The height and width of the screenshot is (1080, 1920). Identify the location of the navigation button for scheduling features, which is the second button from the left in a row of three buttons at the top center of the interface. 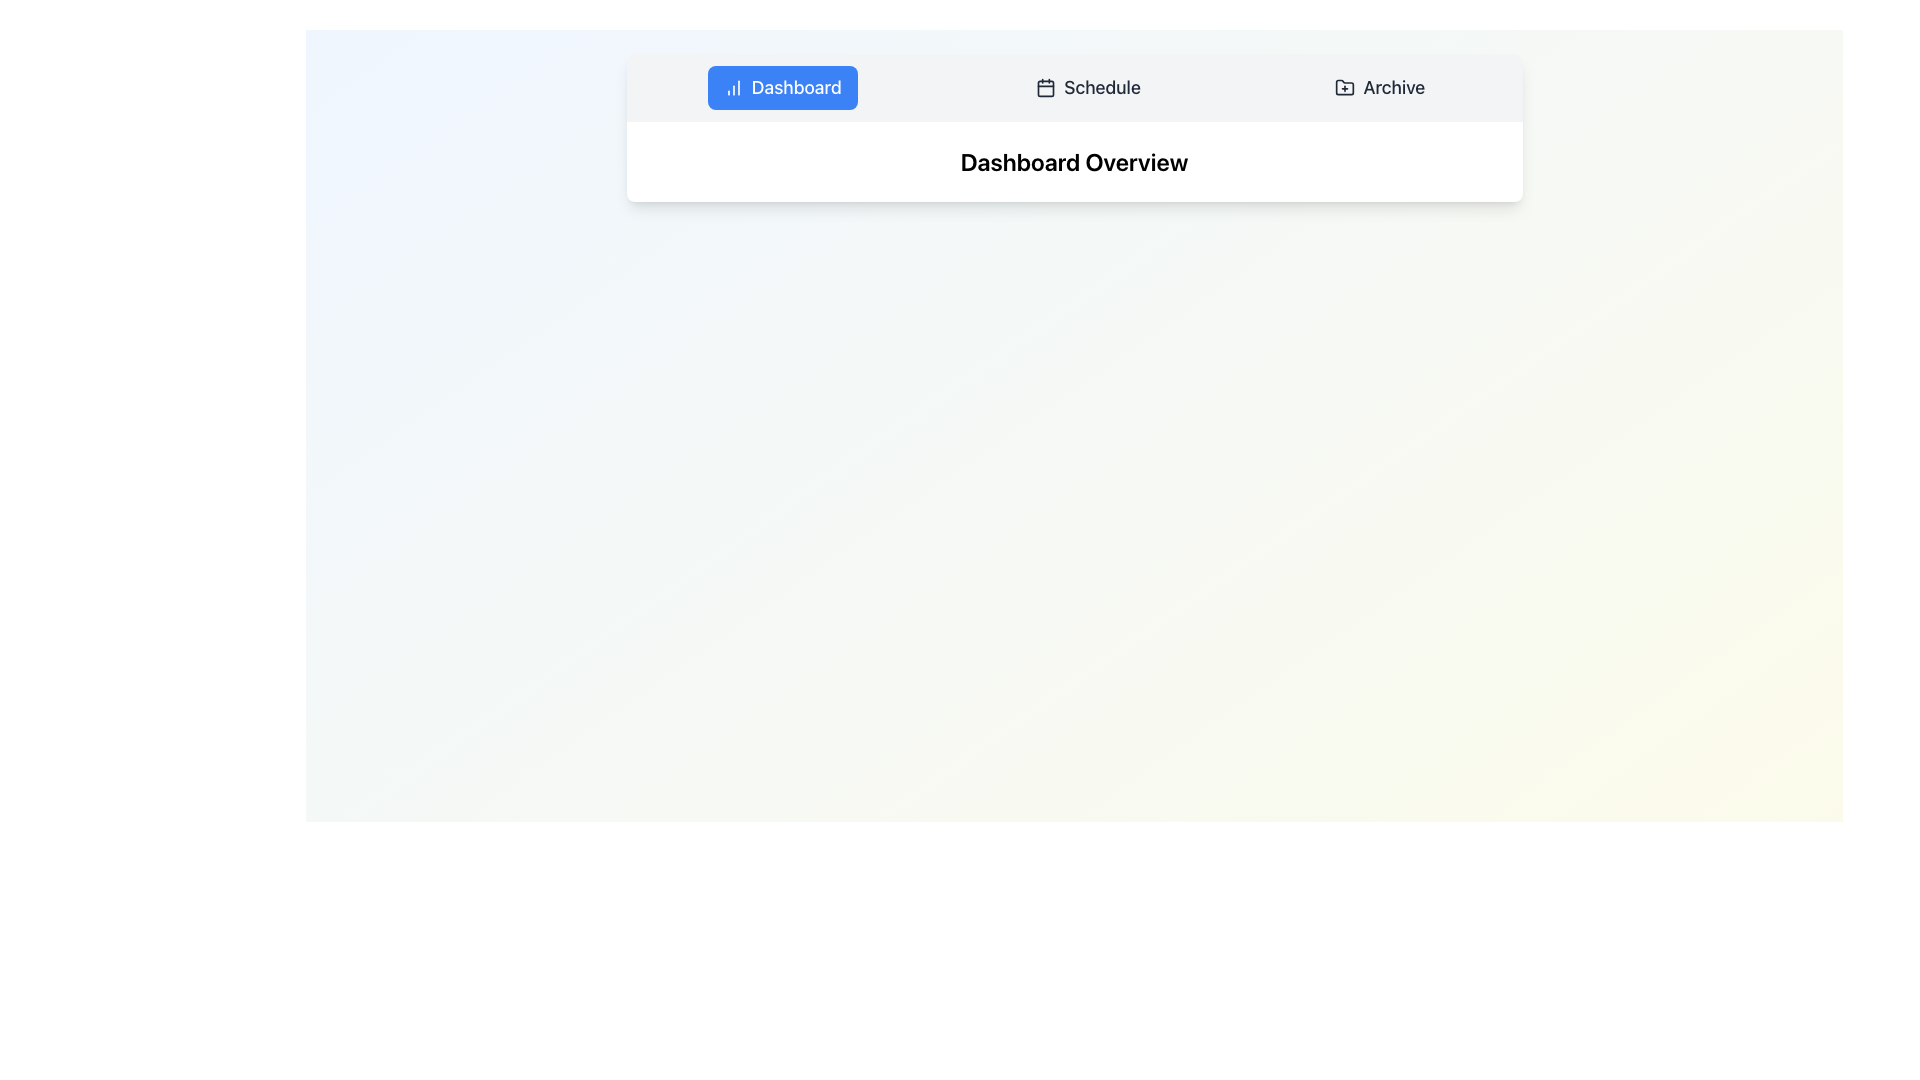
(1087, 87).